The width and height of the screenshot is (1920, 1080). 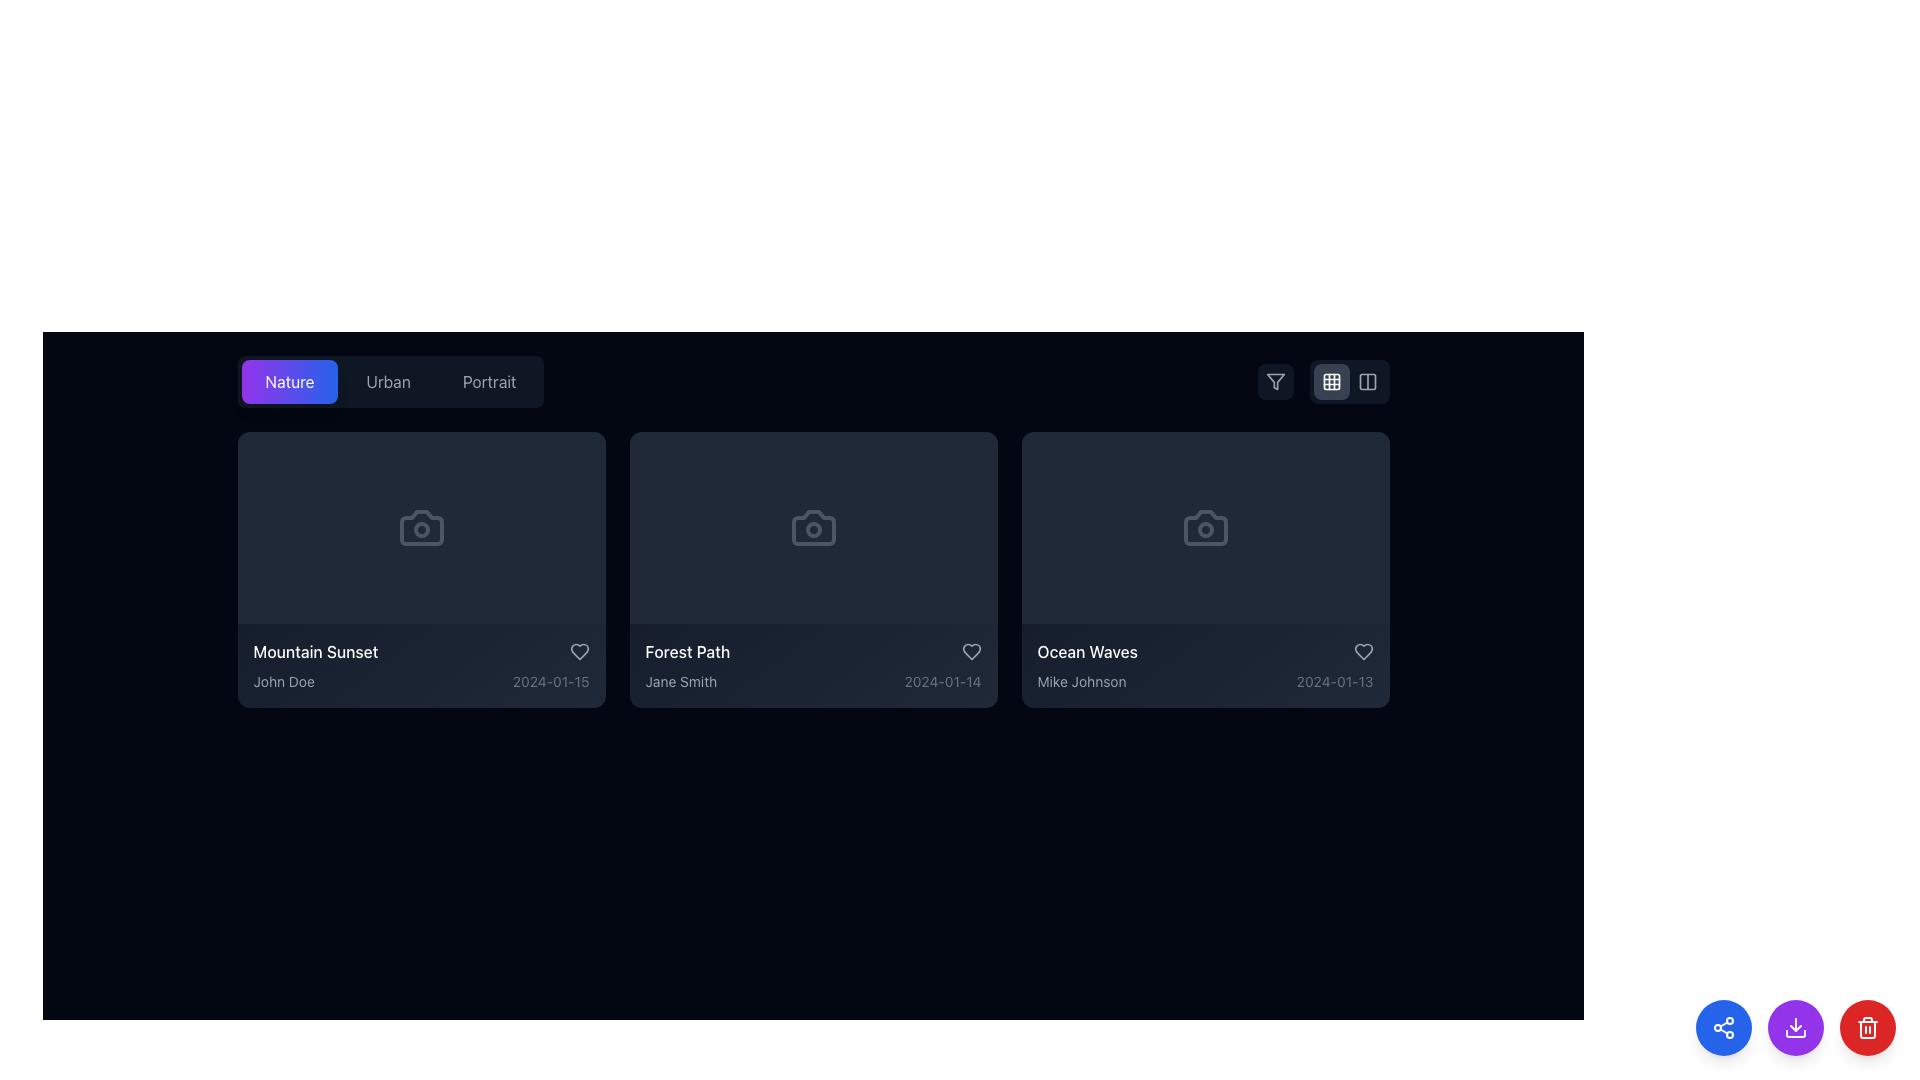 What do you see at coordinates (1323, 381) in the screenshot?
I see `the dark gray square button with a grid icon located as the second button in a horizontal row of three` at bounding box center [1323, 381].